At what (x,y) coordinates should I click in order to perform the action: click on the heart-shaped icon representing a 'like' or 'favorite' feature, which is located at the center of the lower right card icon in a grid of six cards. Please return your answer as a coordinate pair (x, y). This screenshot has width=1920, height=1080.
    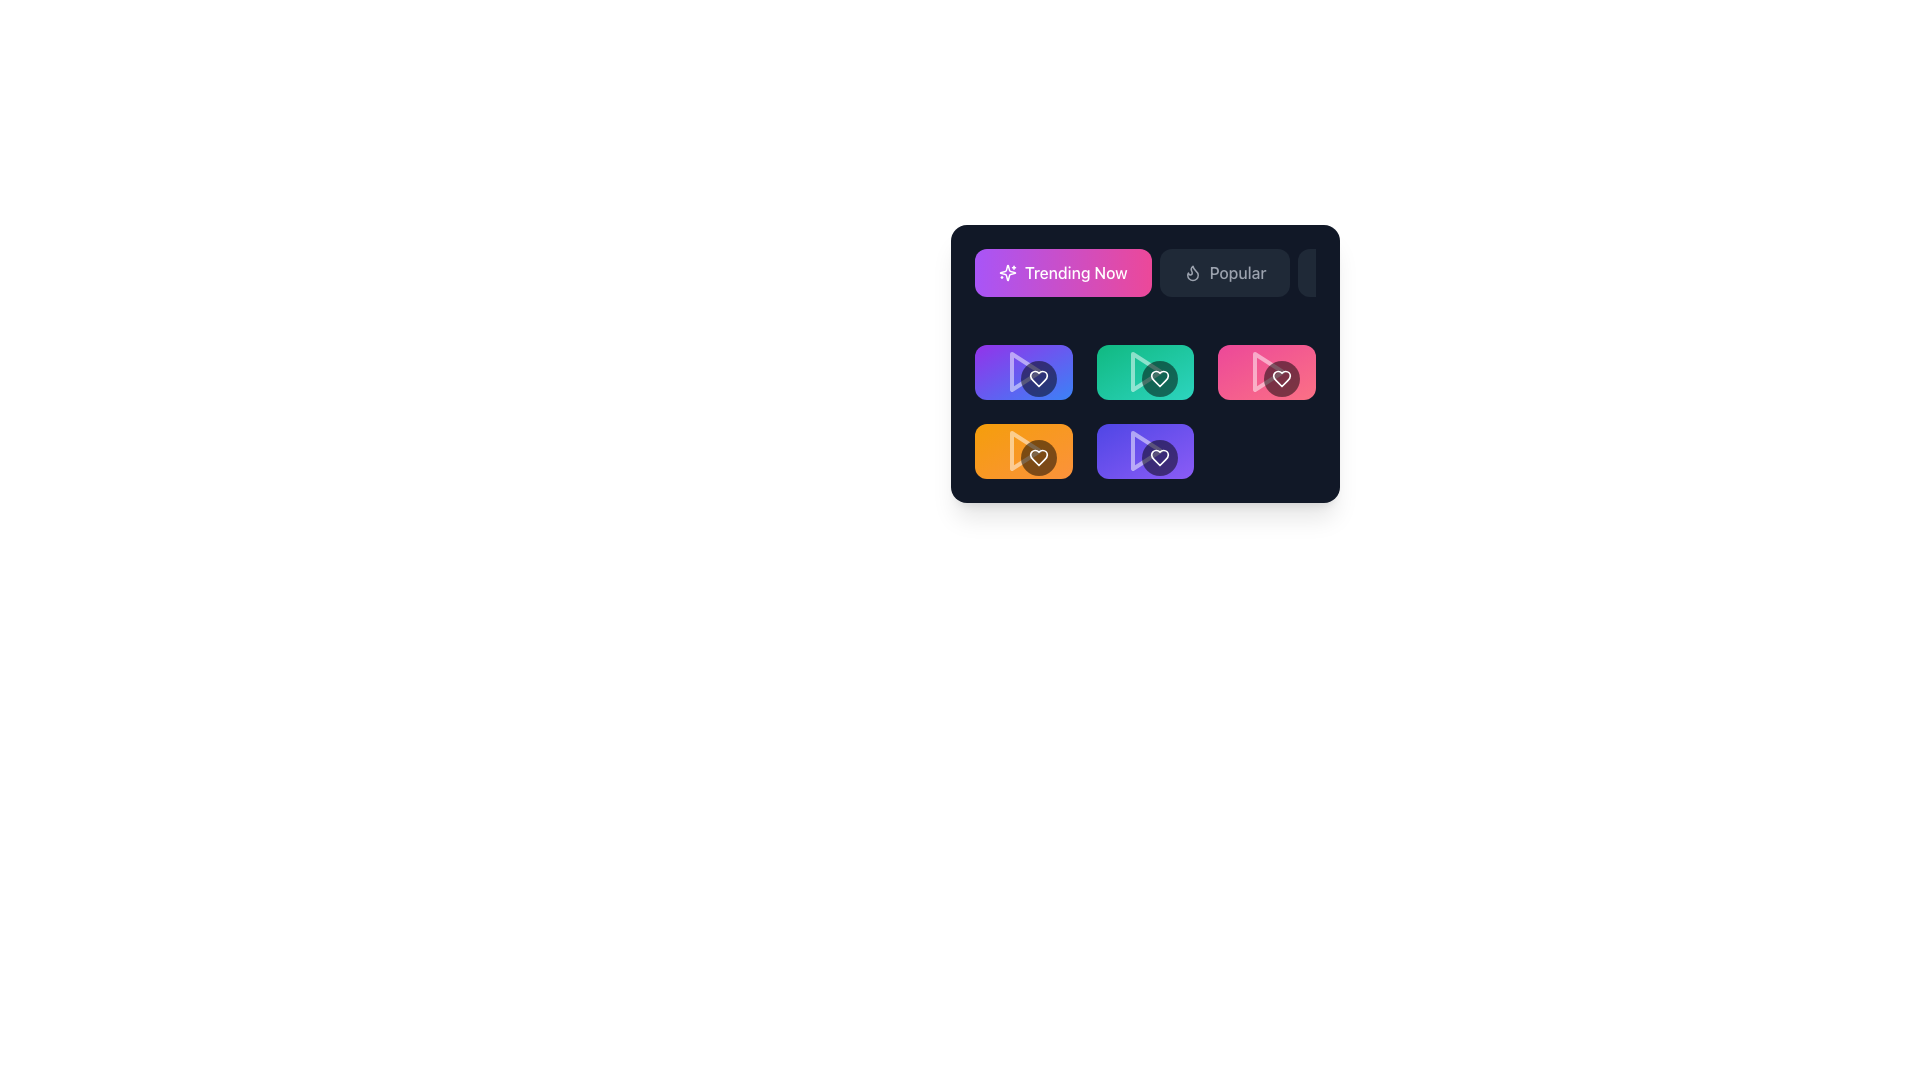
    Looking at the image, I should click on (1160, 457).